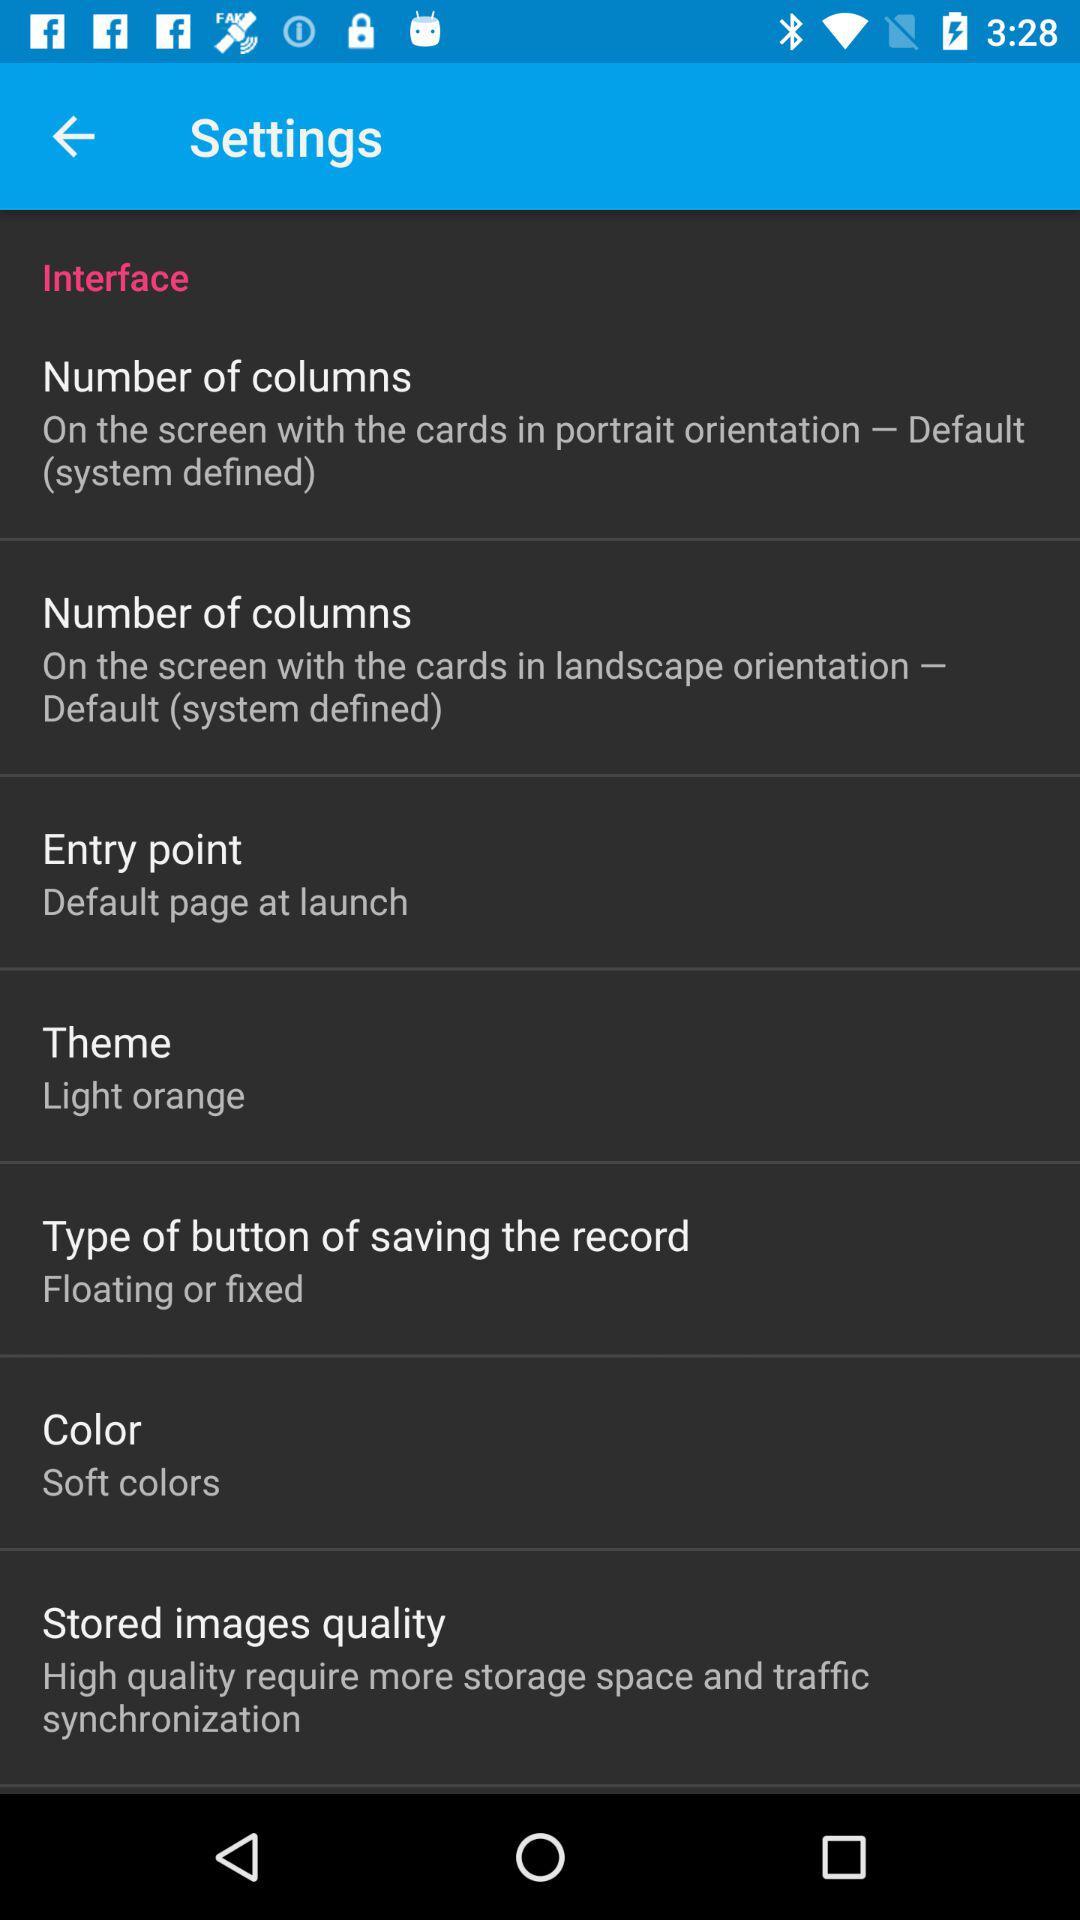 The image size is (1080, 1920). What do you see at coordinates (141, 847) in the screenshot?
I see `item above default page at` at bounding box center [141, 847].